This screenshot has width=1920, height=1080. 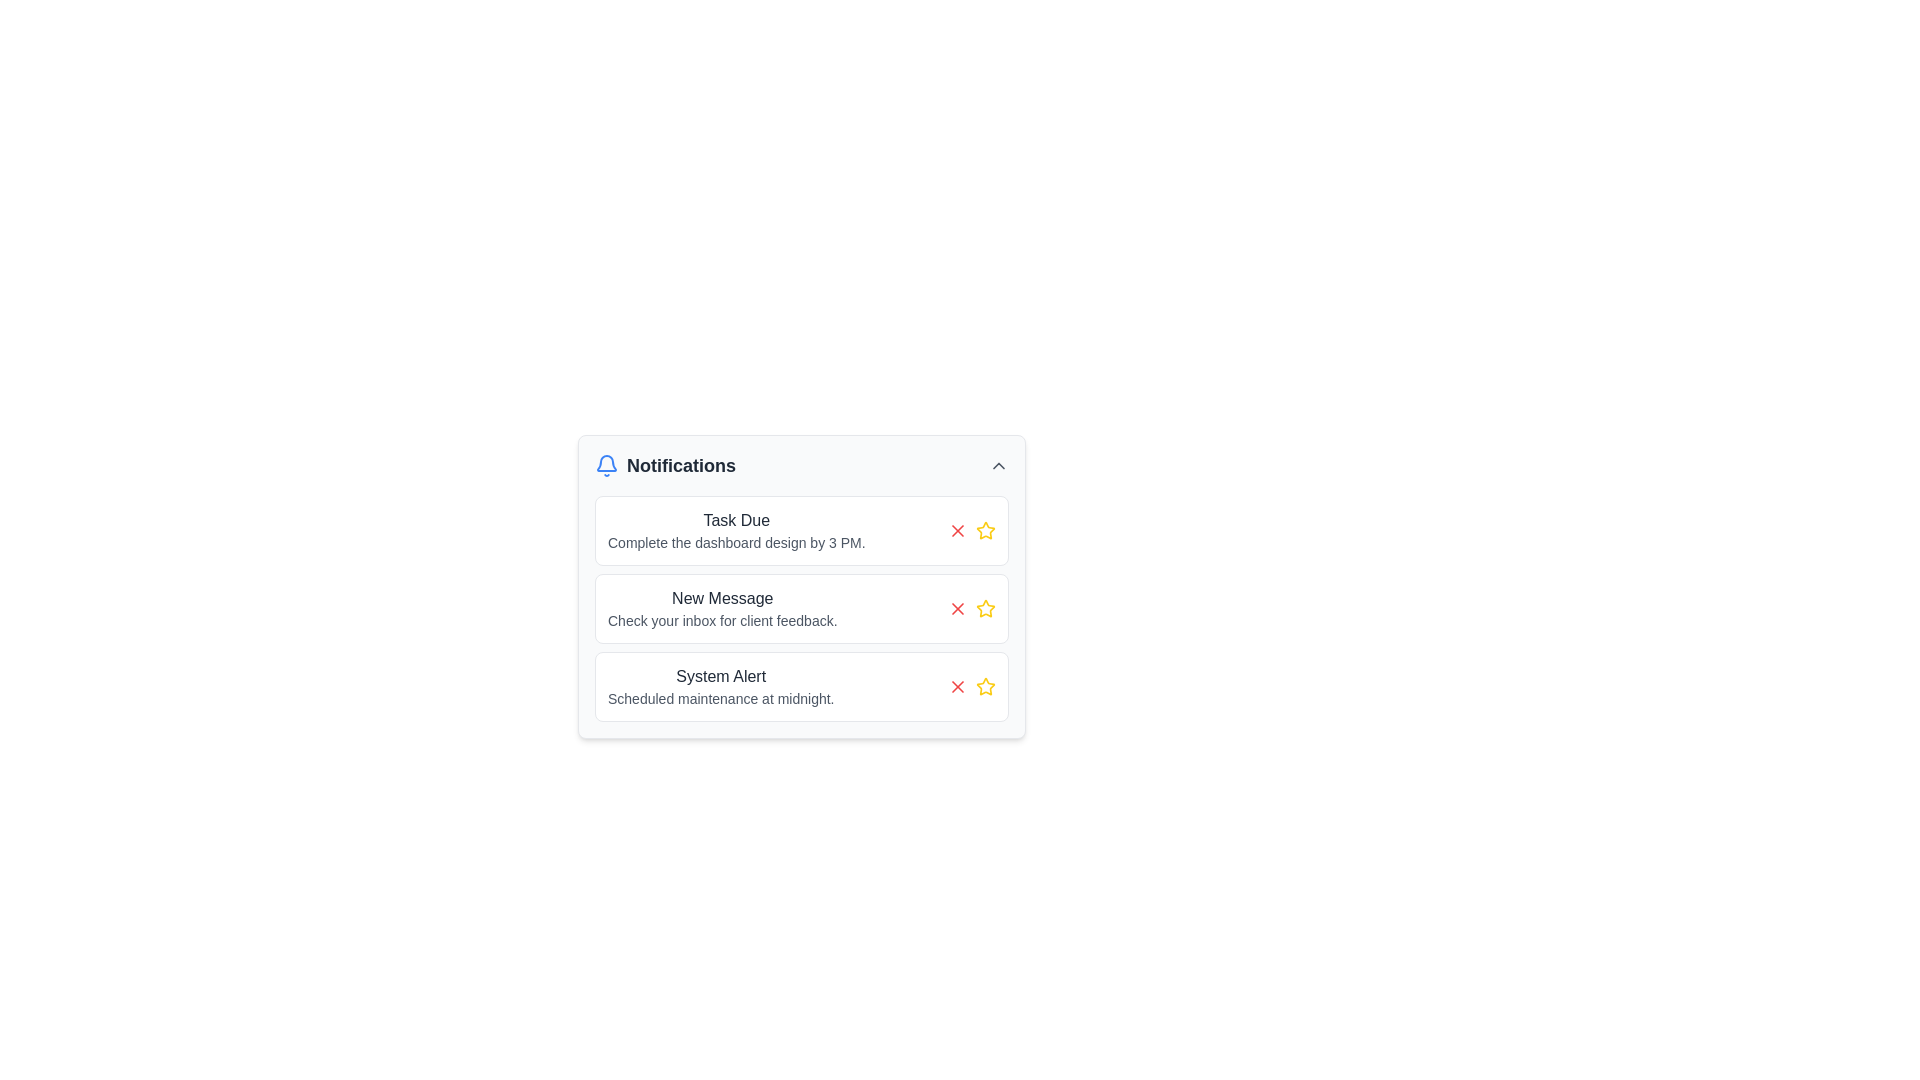 What do you see at coordinates (721, 608) in the screenshot?
I see `the second Text Block in the Notifications section that provides information about a notification, which is positioned between 'Task Due' and 'System Alert'` at bounding box center [721, 608].